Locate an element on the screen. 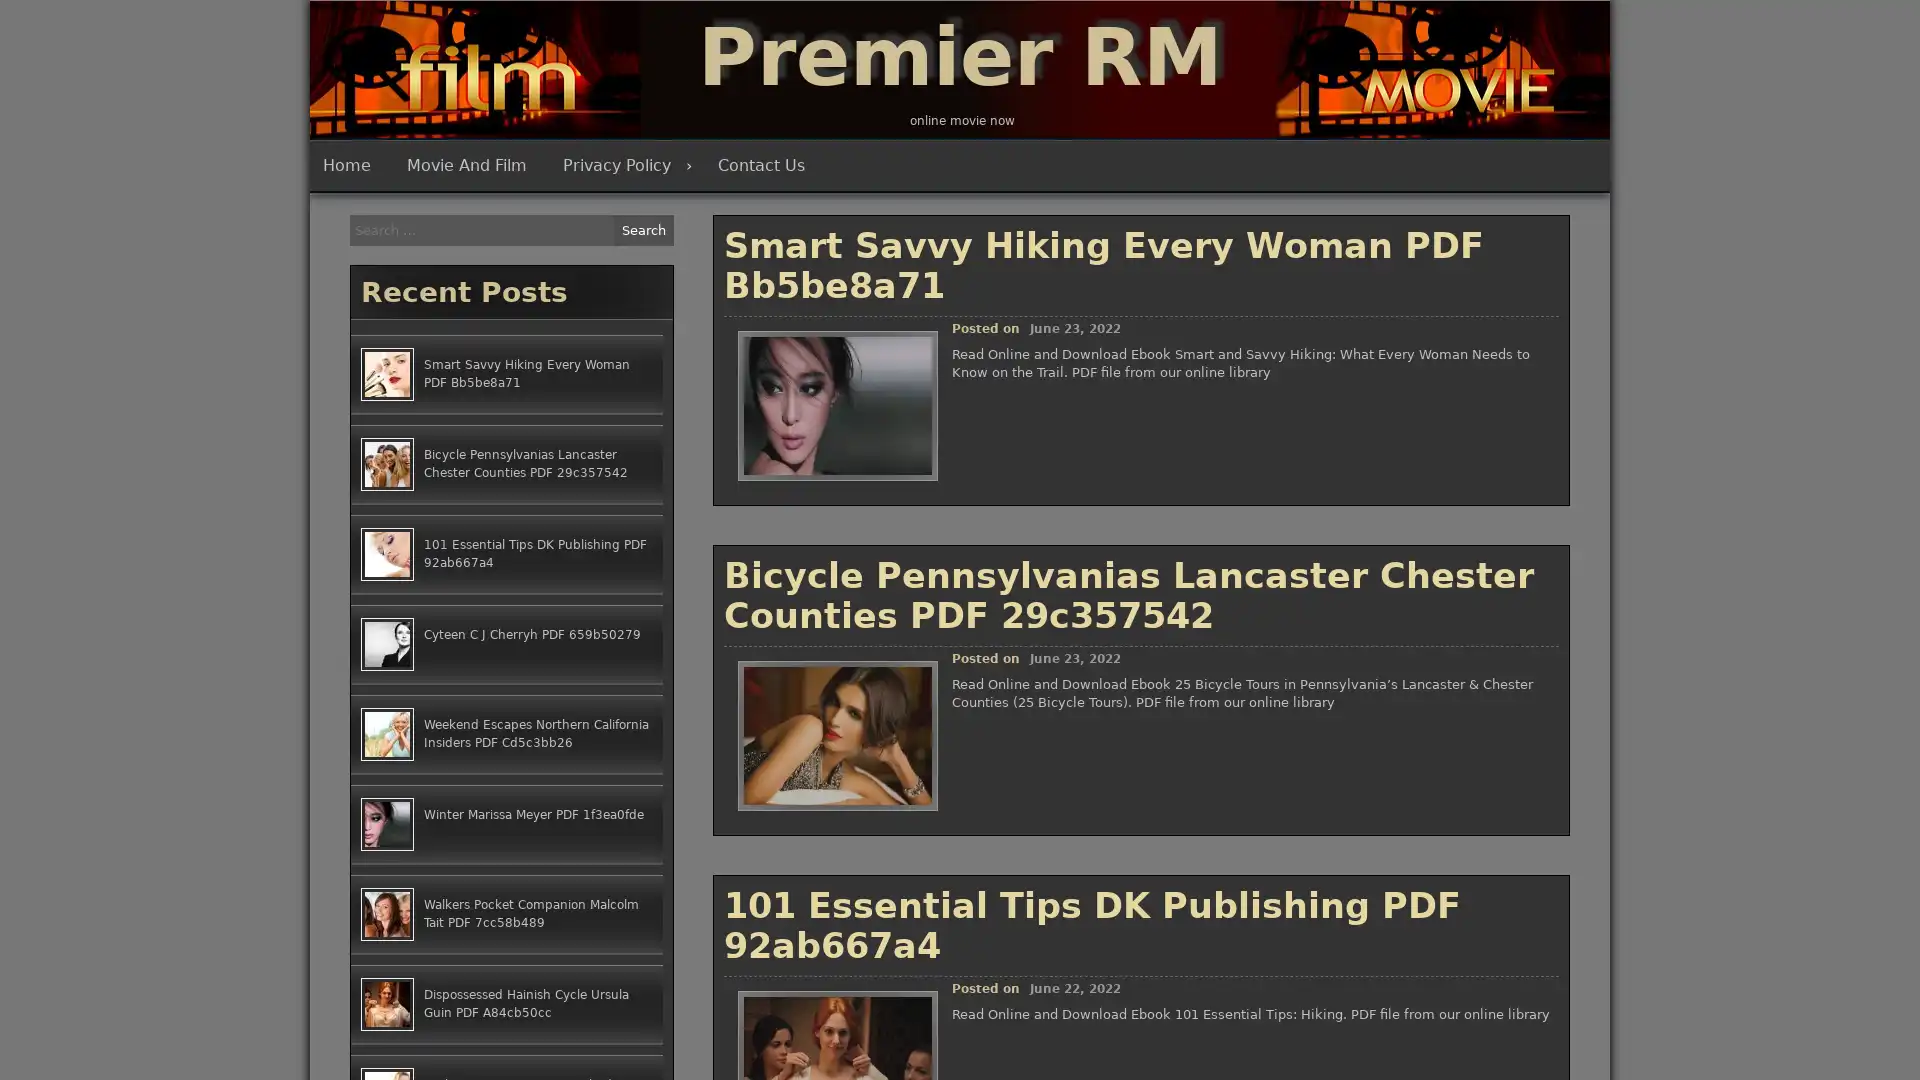 The width and height of the screenshot is (1920, 1080). Search is located at coordinates (643, 229).